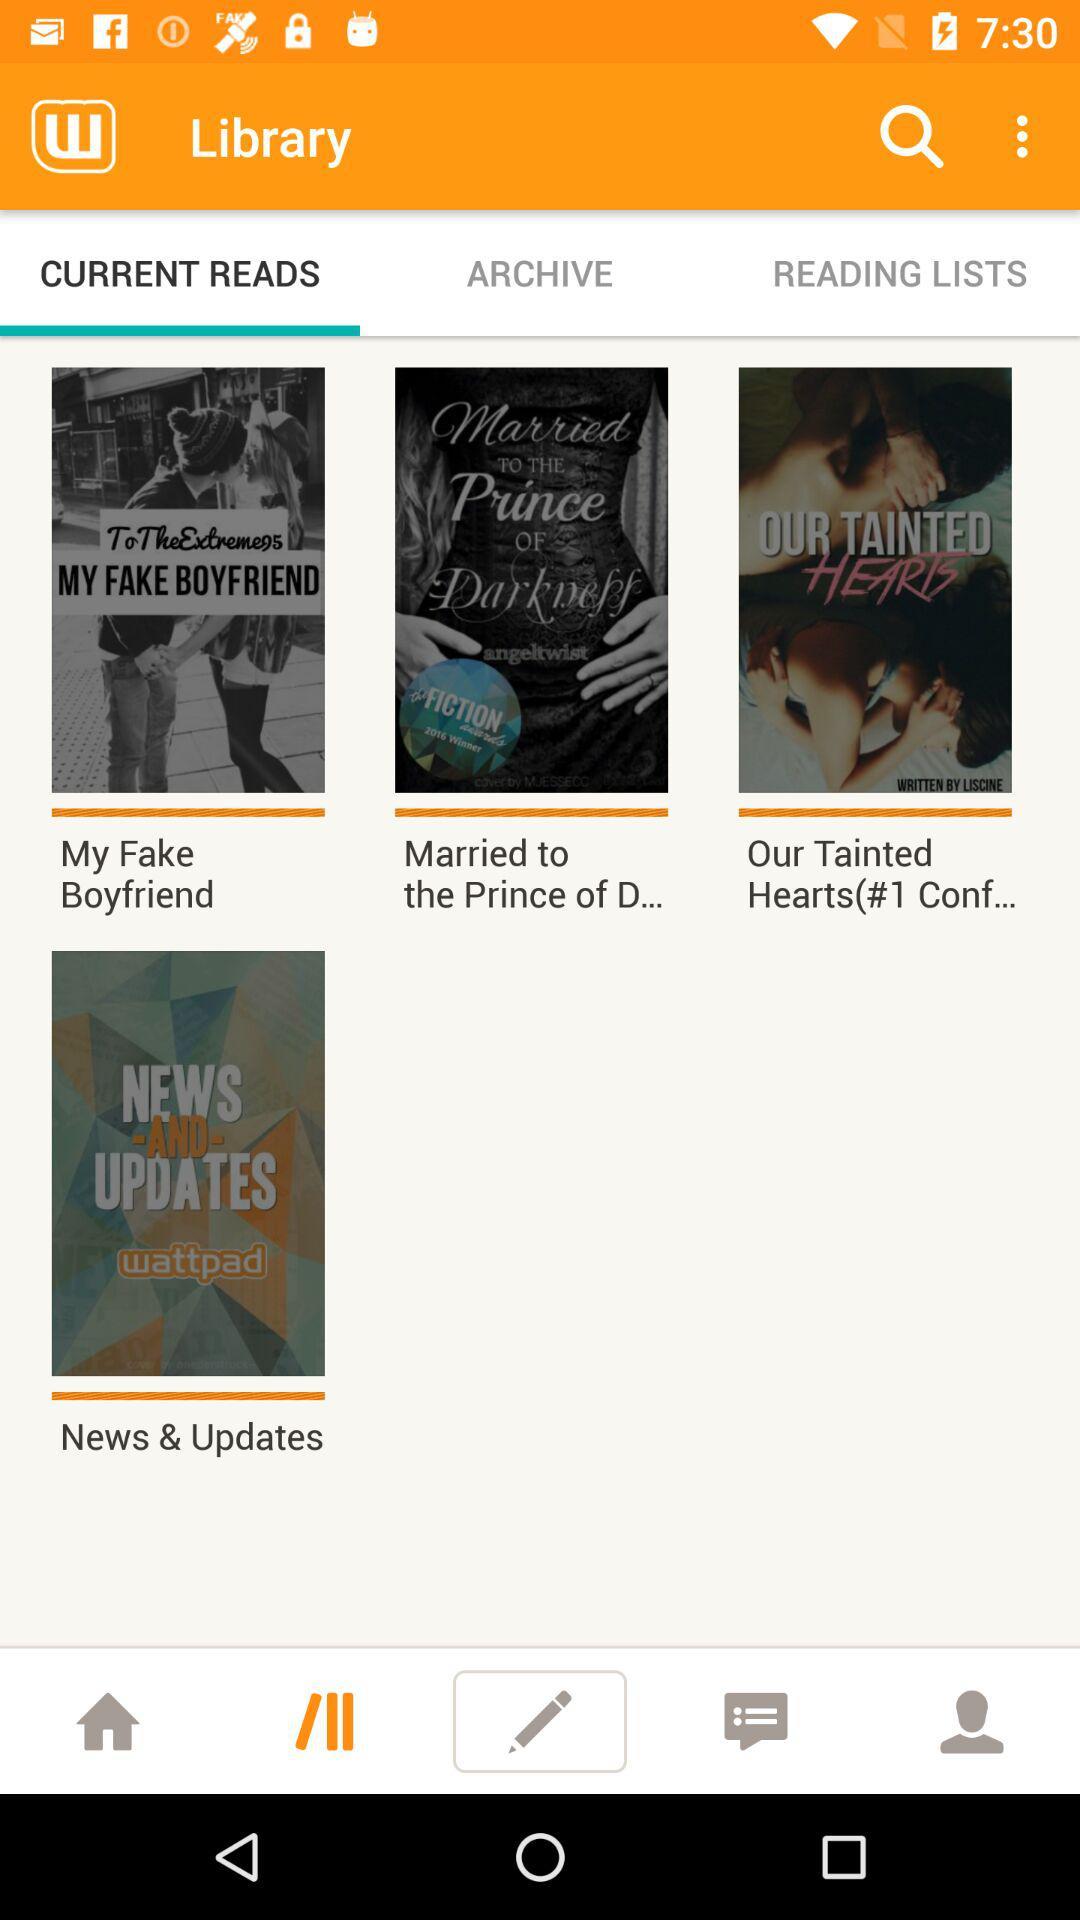  What do you see at coordinates (898, 272) in the screenshot?
I see `the item next to the archive` at bounding box center [898, 272].